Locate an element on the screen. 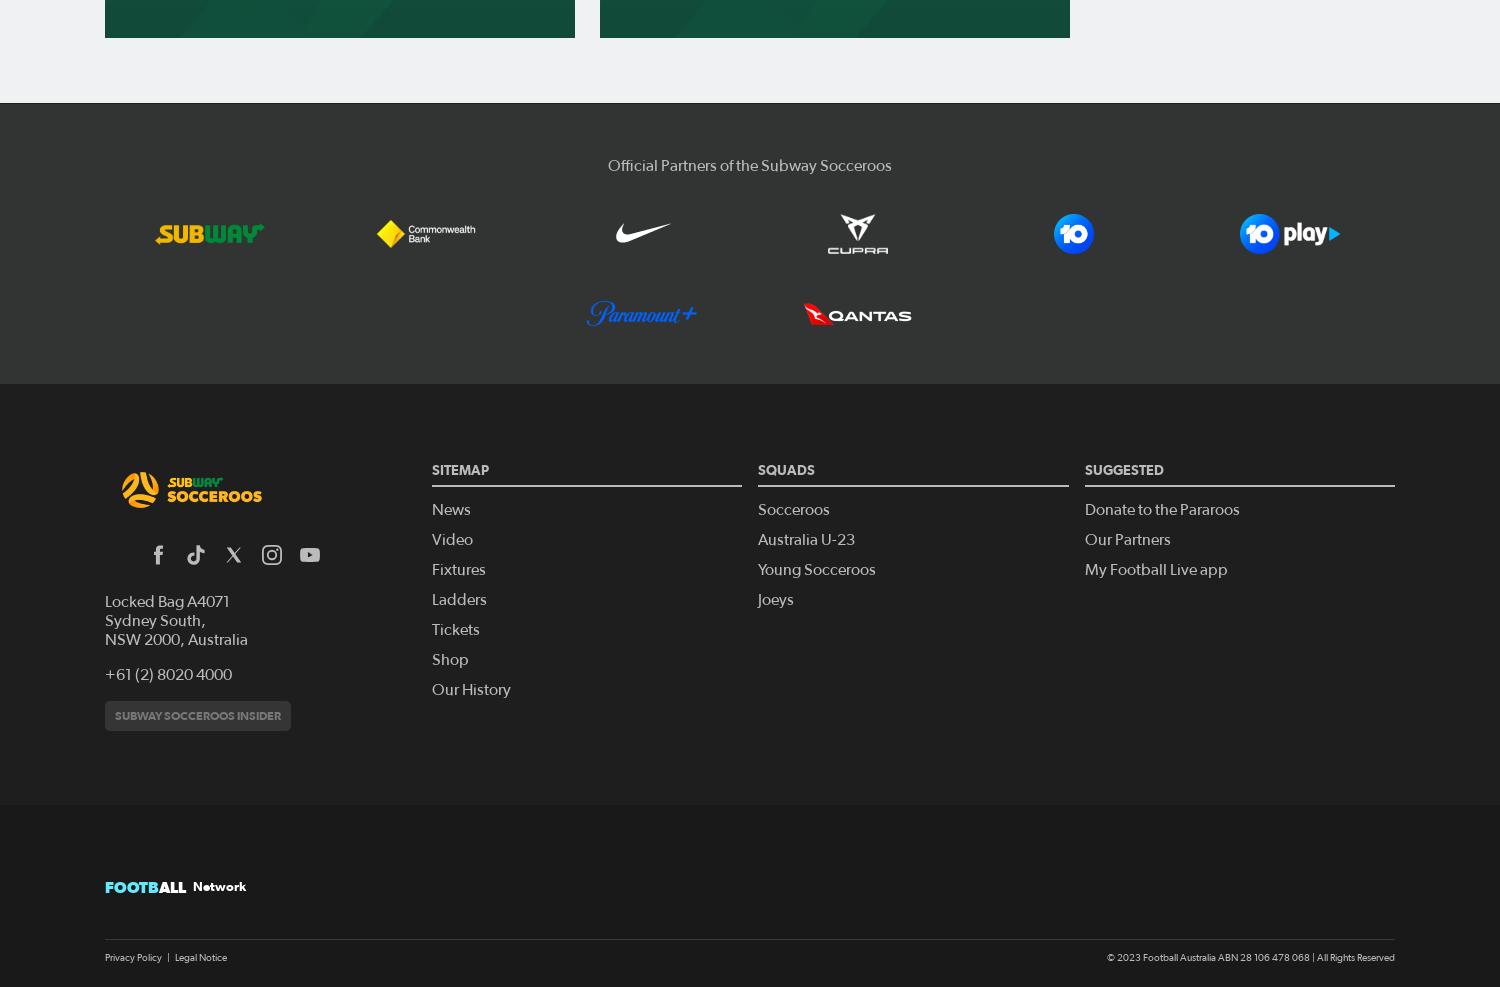 This screenshot has height=987, width=1500. 'Our History' is located at coordinates (469, 689).